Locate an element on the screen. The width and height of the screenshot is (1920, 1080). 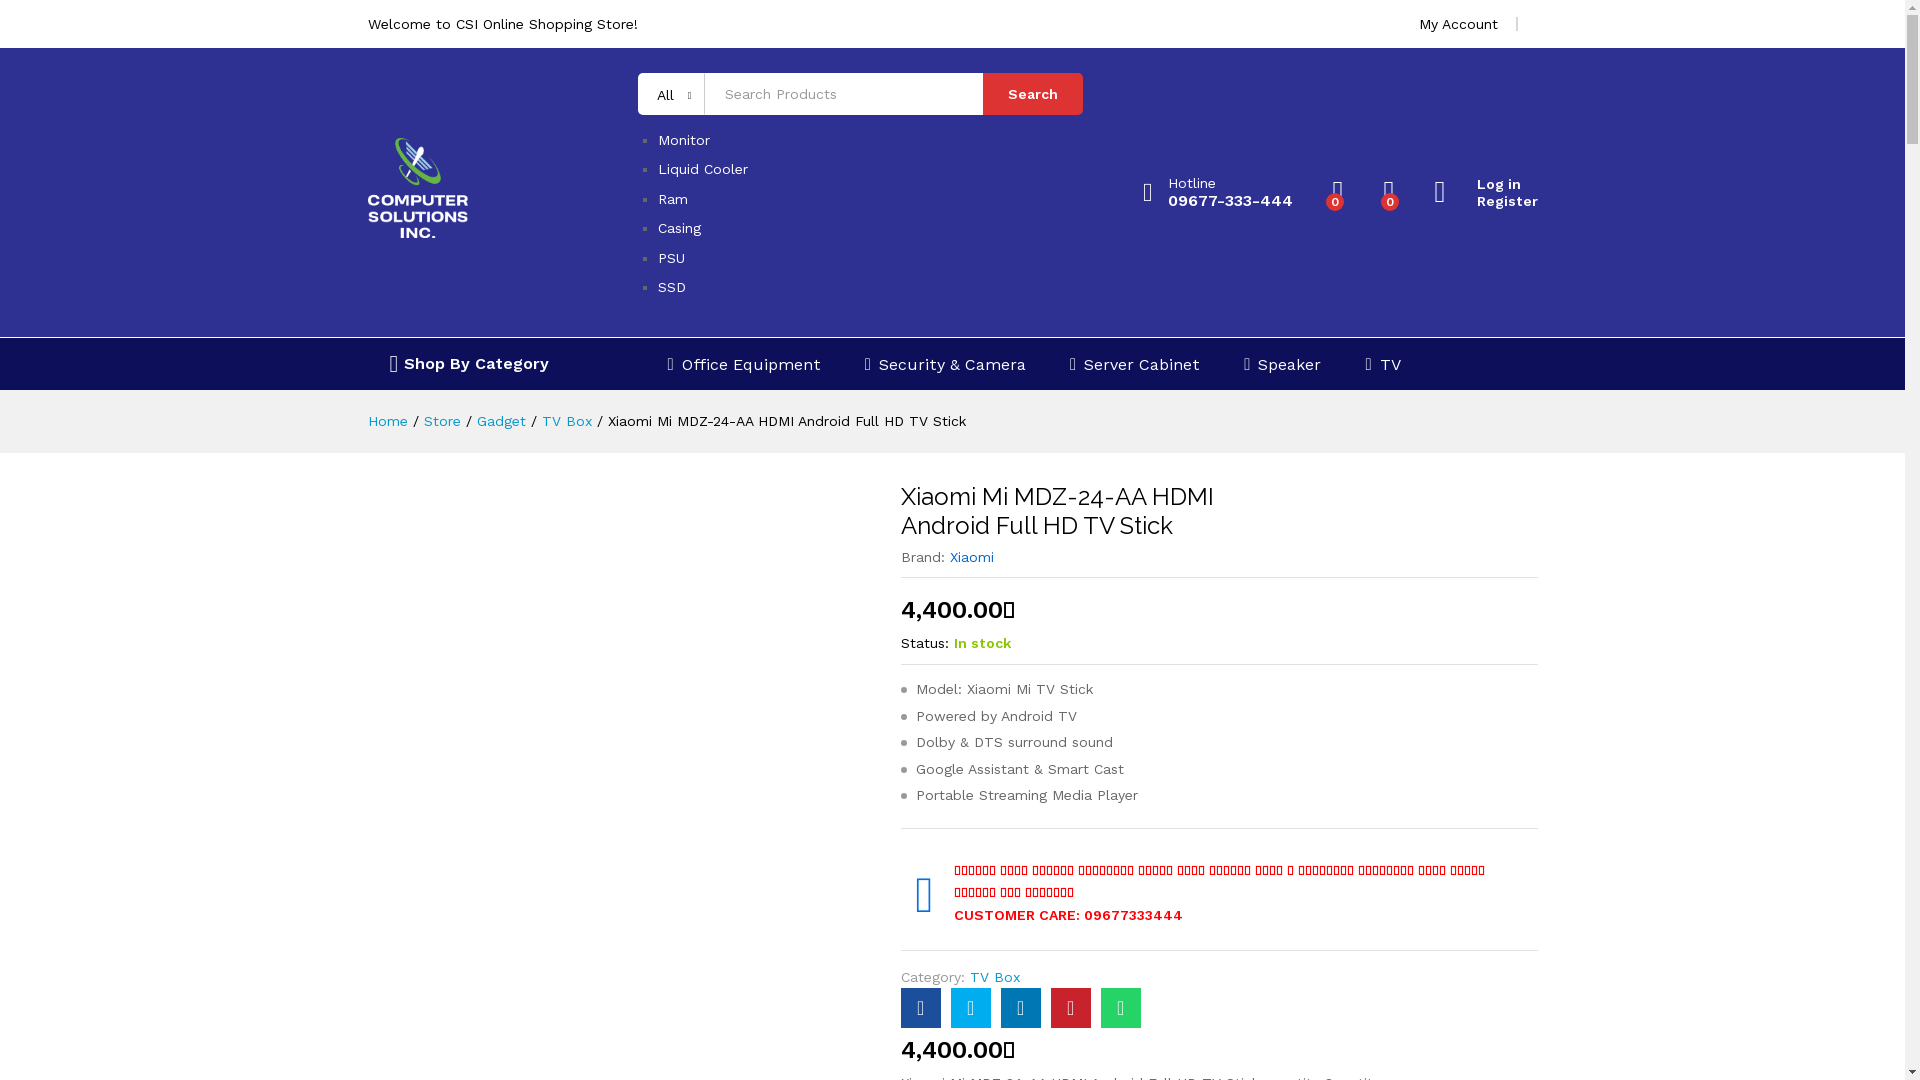
'Xiaomi+Mi+MDZ-24-AA+HDMI+Android+Full+HD+TV+Stick' is located at coordinates (1021, 1007).